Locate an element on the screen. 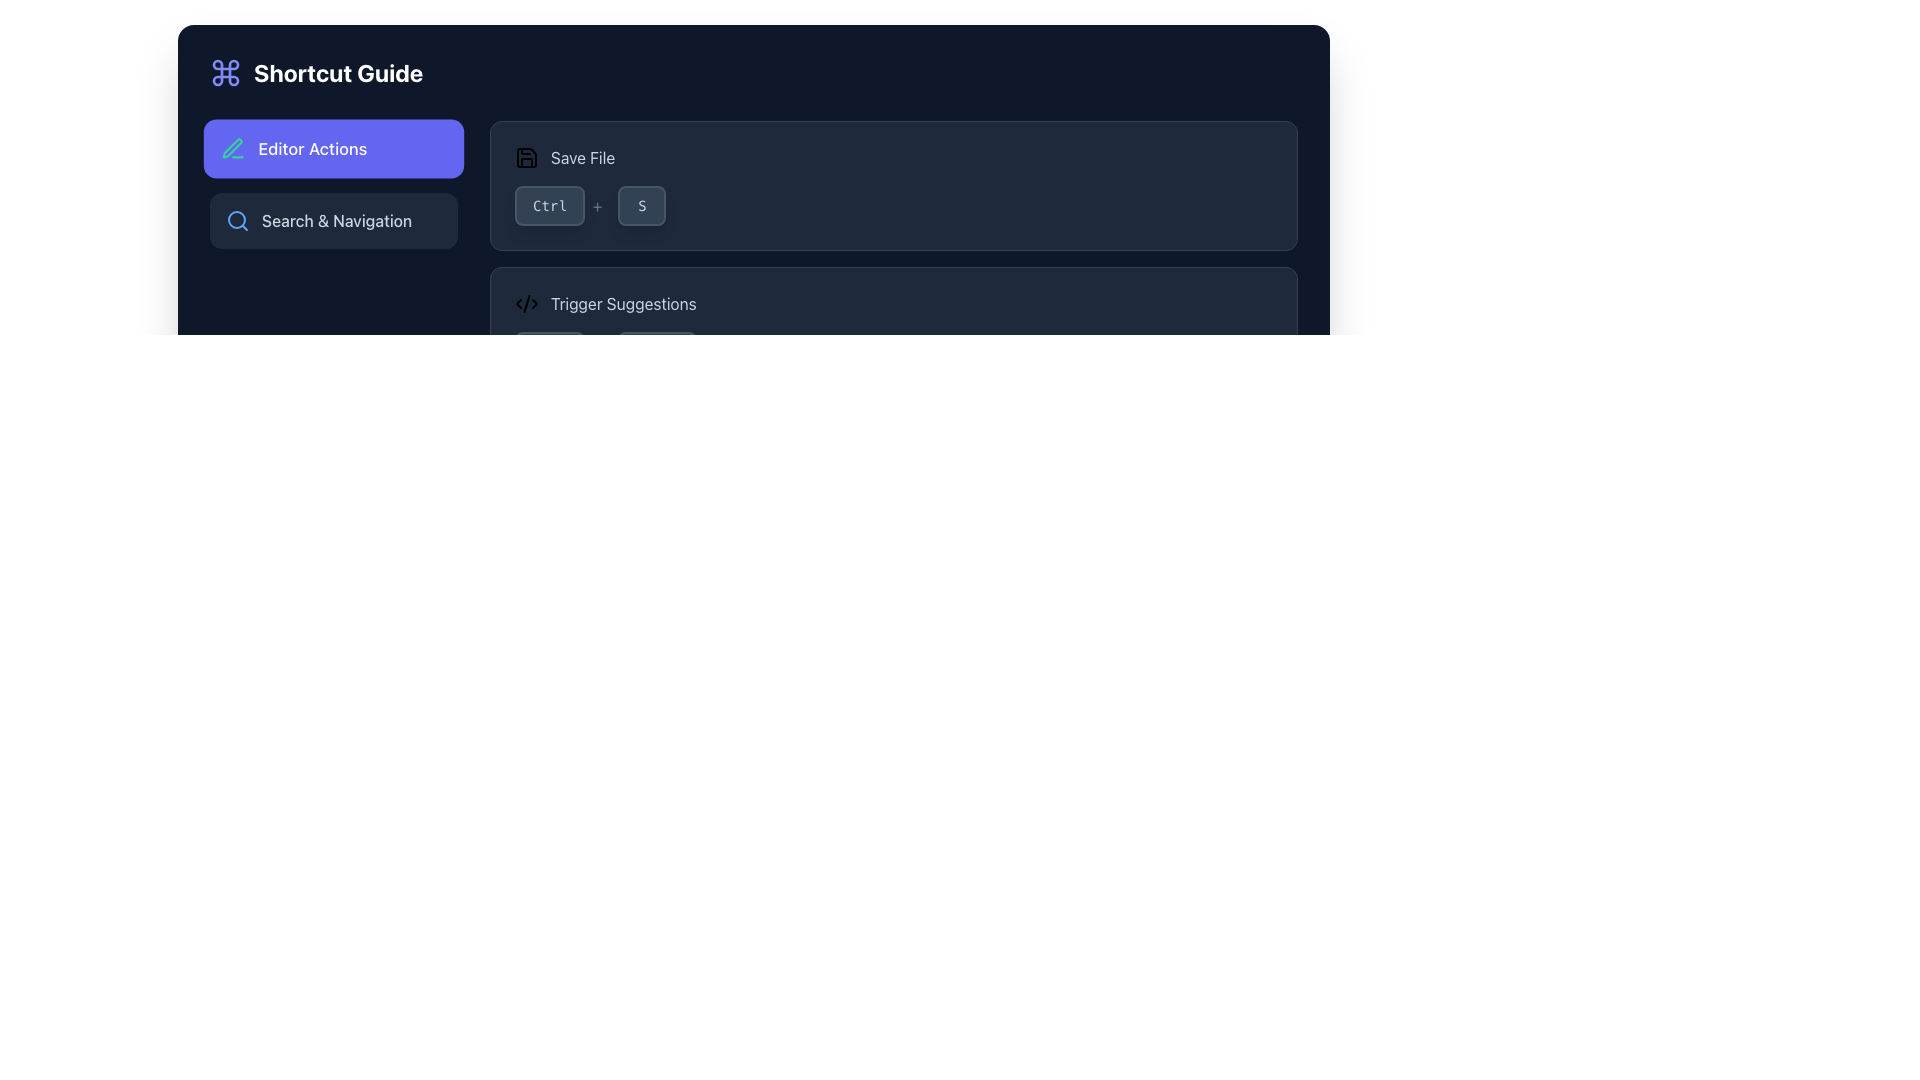 The image size is (1920, 1080). the central icon component of the SVG graphic, which represents a code or syntax highlight and serves as a visual cue to users is located at coordinates (527, 304).